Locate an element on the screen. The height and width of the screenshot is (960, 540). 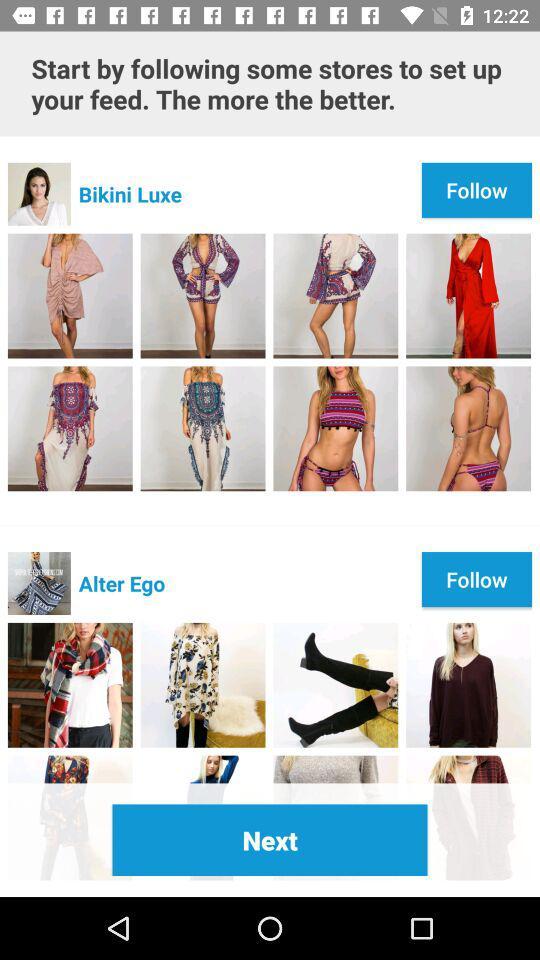
the start by following is located at coordinates (270, 83).